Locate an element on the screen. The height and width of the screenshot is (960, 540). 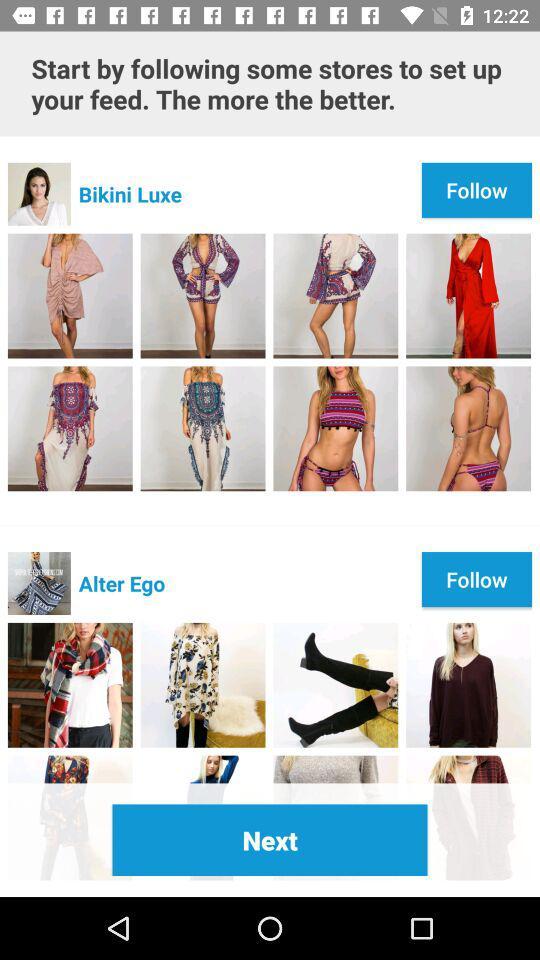
the start by following is located at coordinates (270, 83).